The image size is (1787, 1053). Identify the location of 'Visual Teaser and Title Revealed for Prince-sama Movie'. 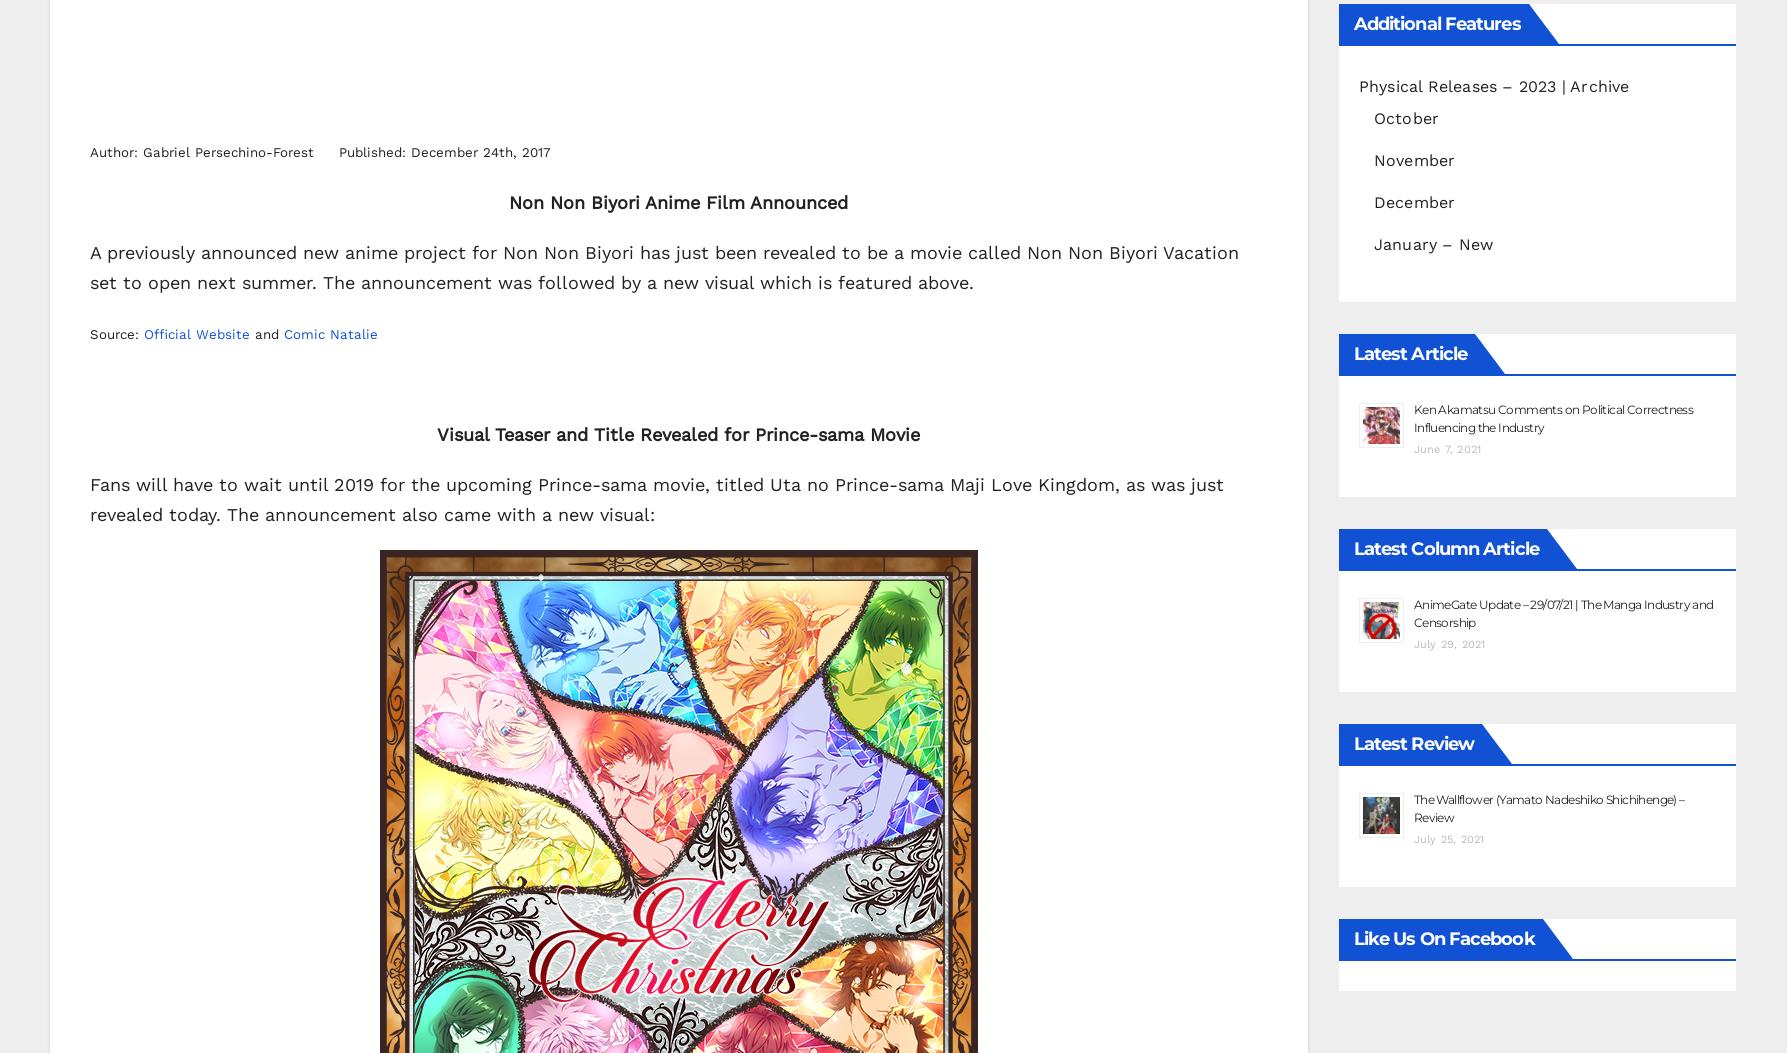
(677, 432).